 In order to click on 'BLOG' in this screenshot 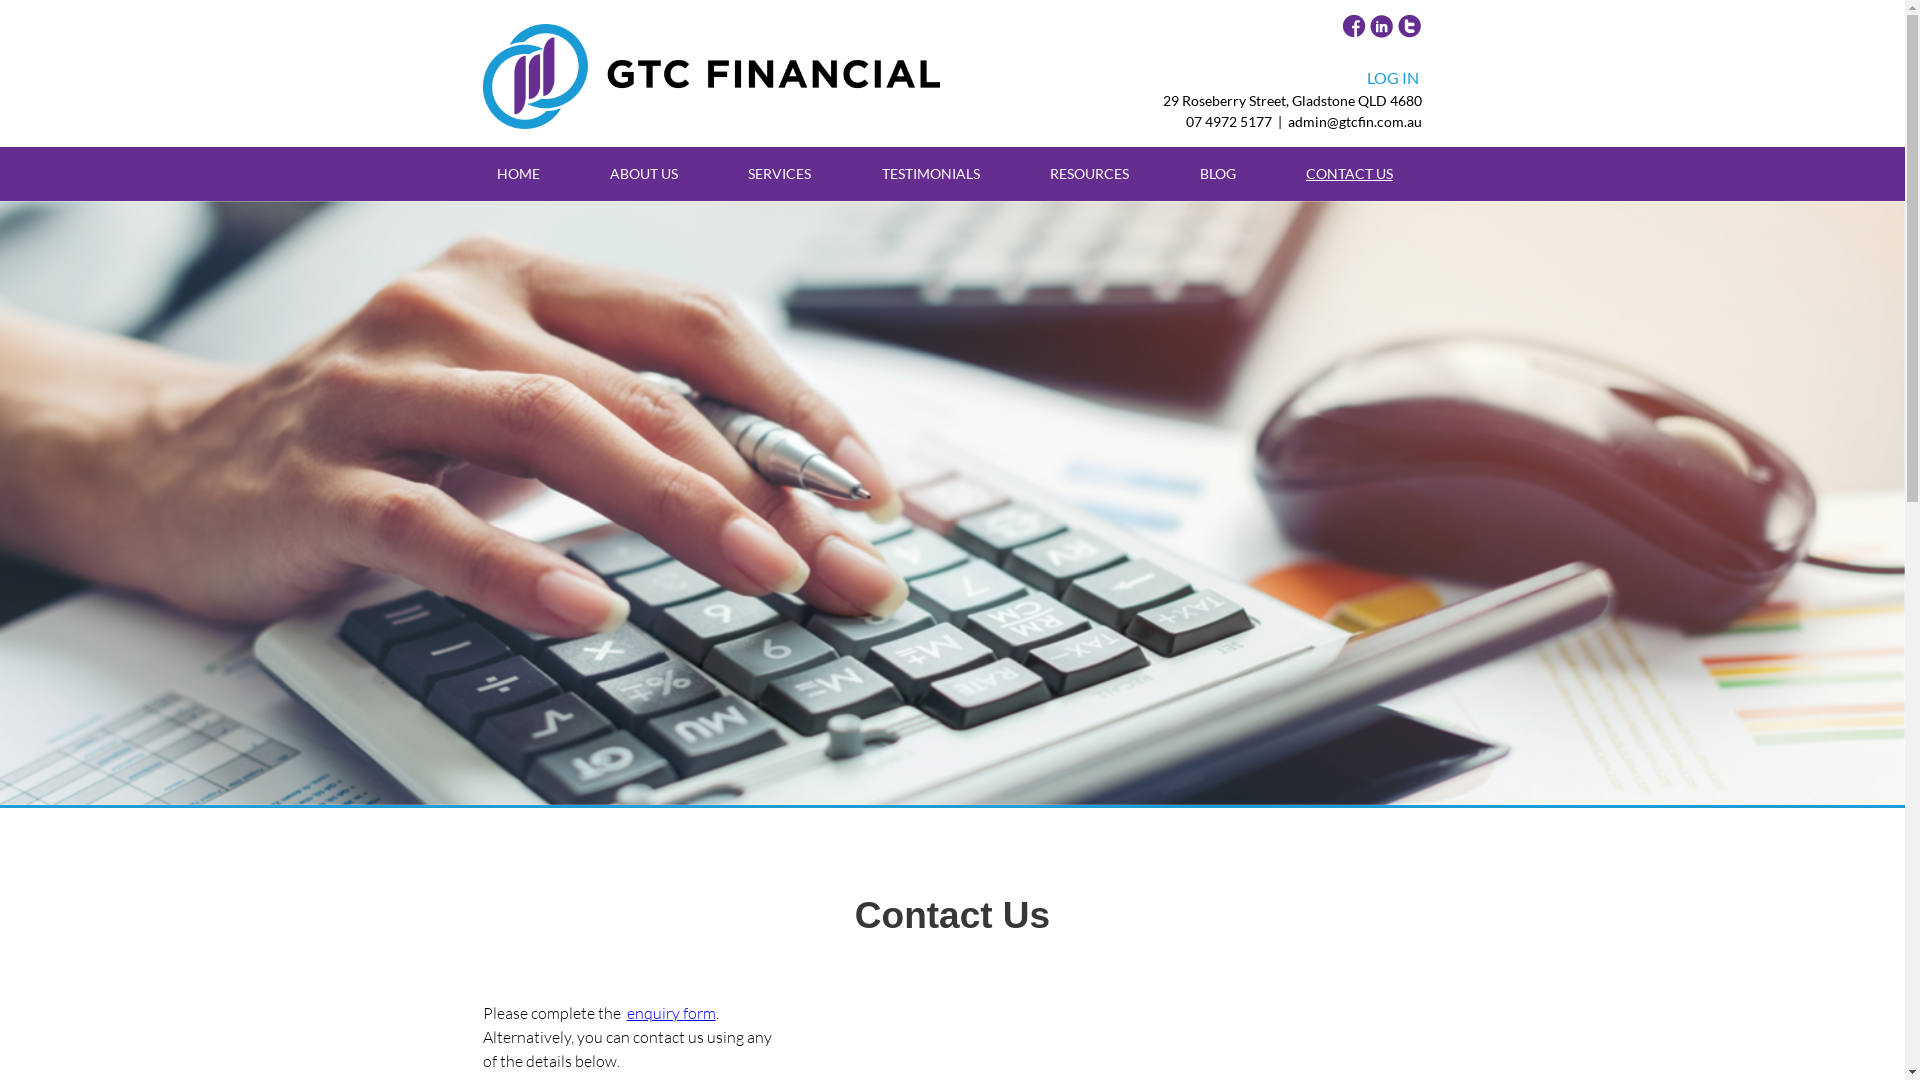, I will do `click(1217, 172)`.